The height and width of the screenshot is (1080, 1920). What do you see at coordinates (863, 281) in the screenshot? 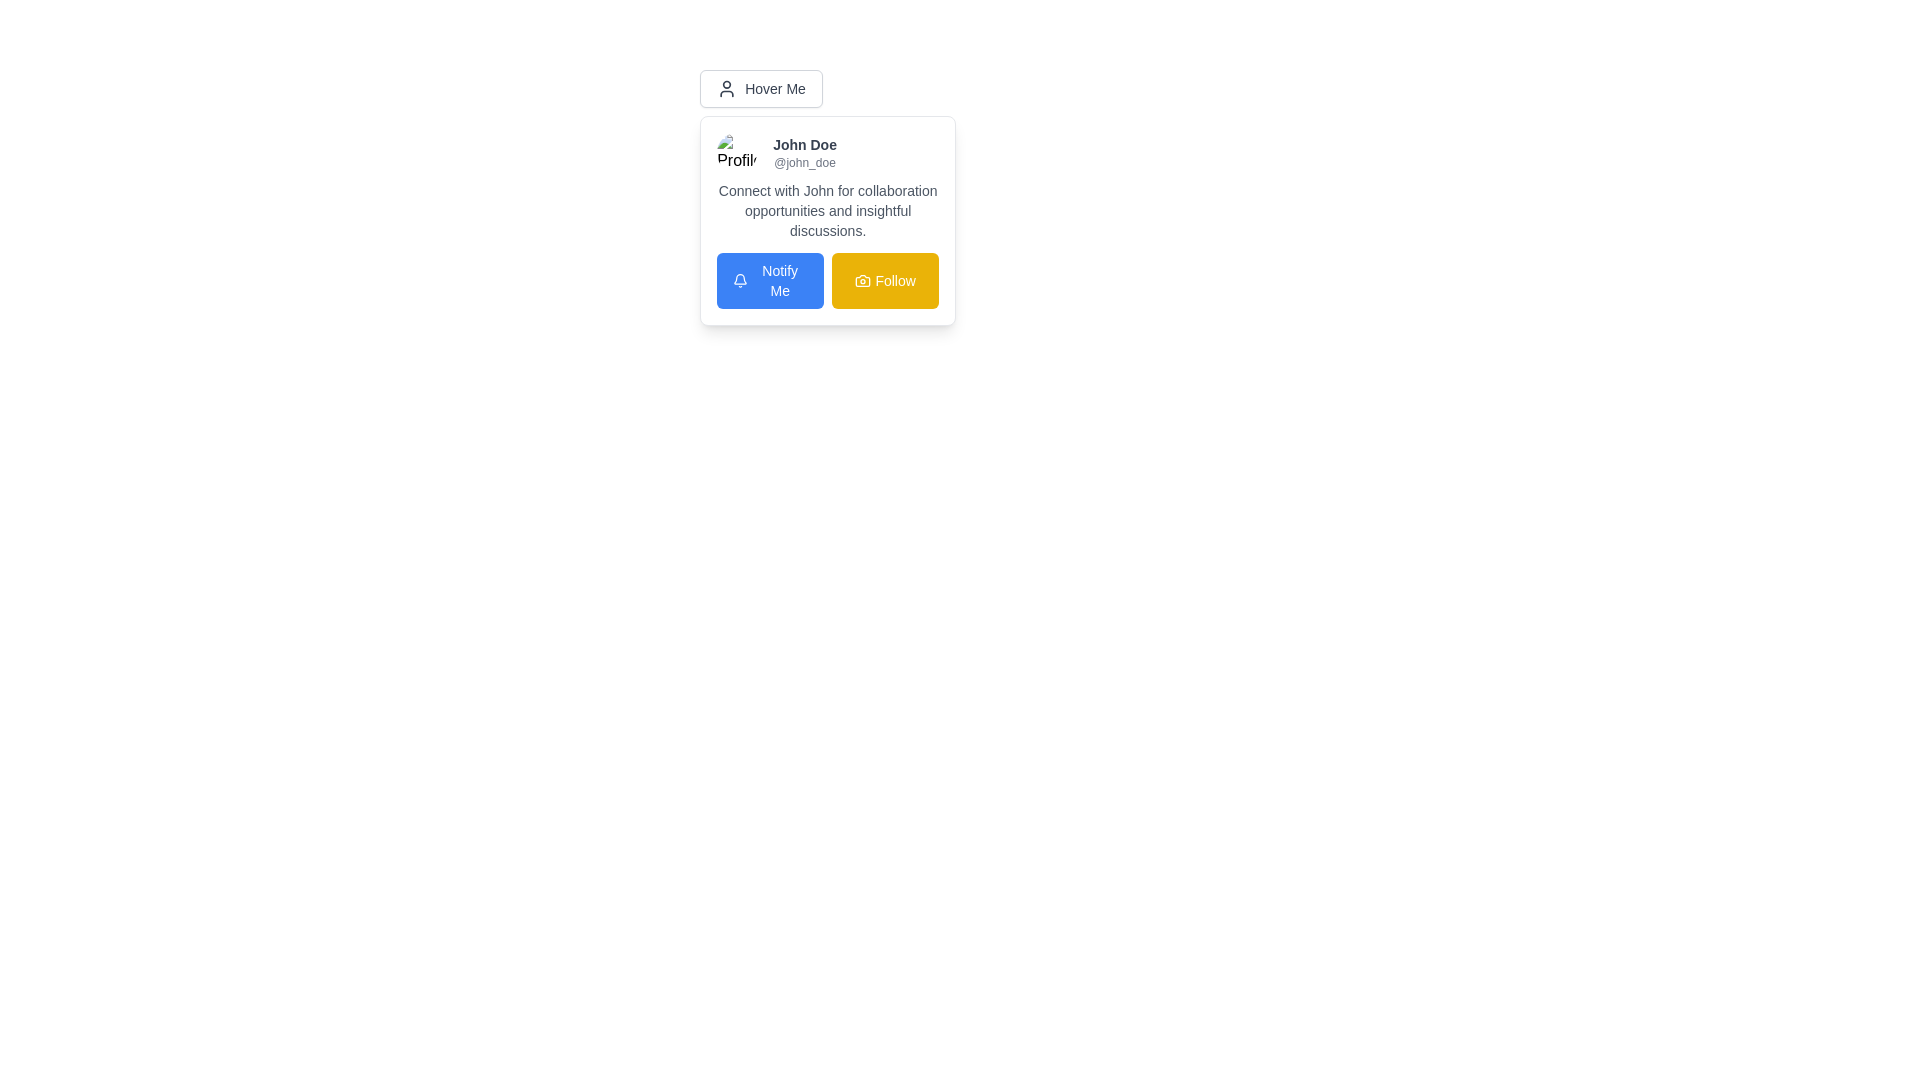
I see `the camera icon with a yellow background and red marking, located within the 'Follow' button at the bottom right of the profile card` at bounding box center [863, 281].